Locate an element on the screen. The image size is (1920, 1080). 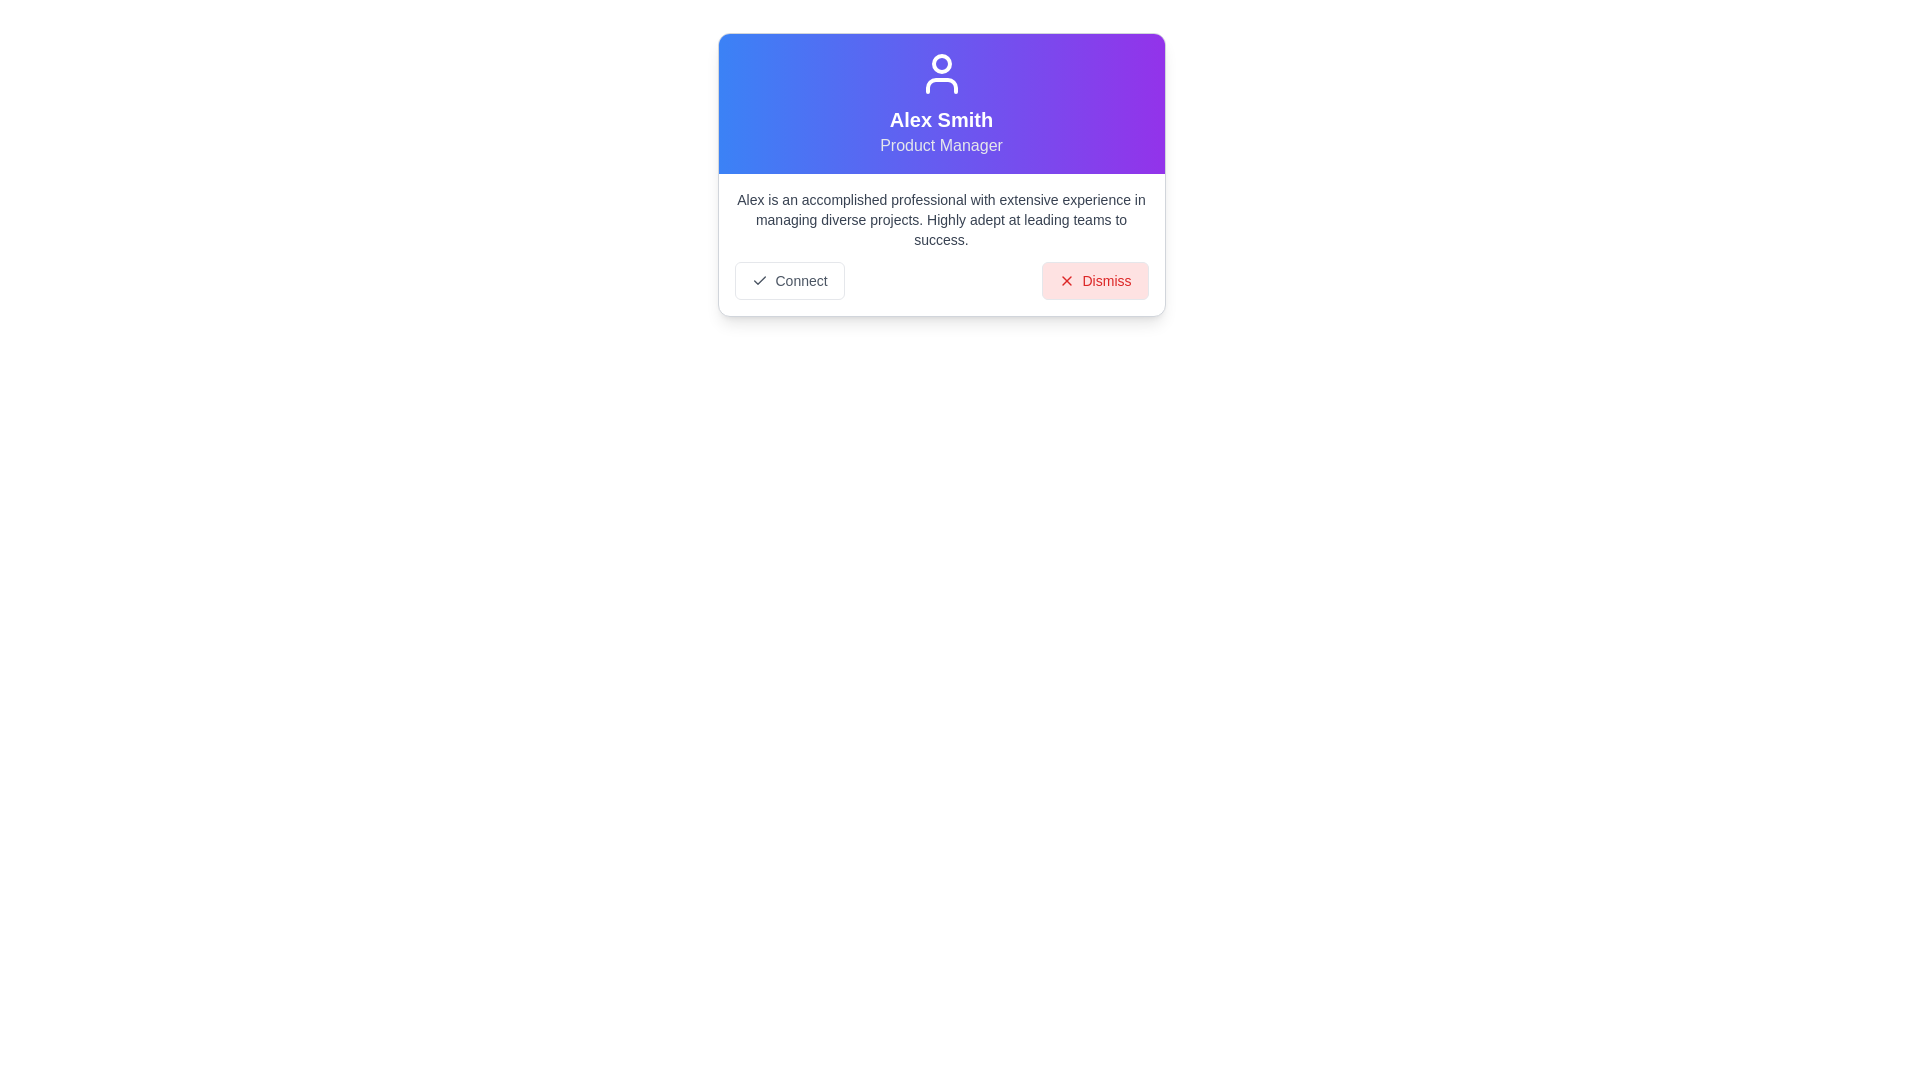
the 'Connect' button located in the lower-left corner of the card layout is located at coordinates (788, 281).